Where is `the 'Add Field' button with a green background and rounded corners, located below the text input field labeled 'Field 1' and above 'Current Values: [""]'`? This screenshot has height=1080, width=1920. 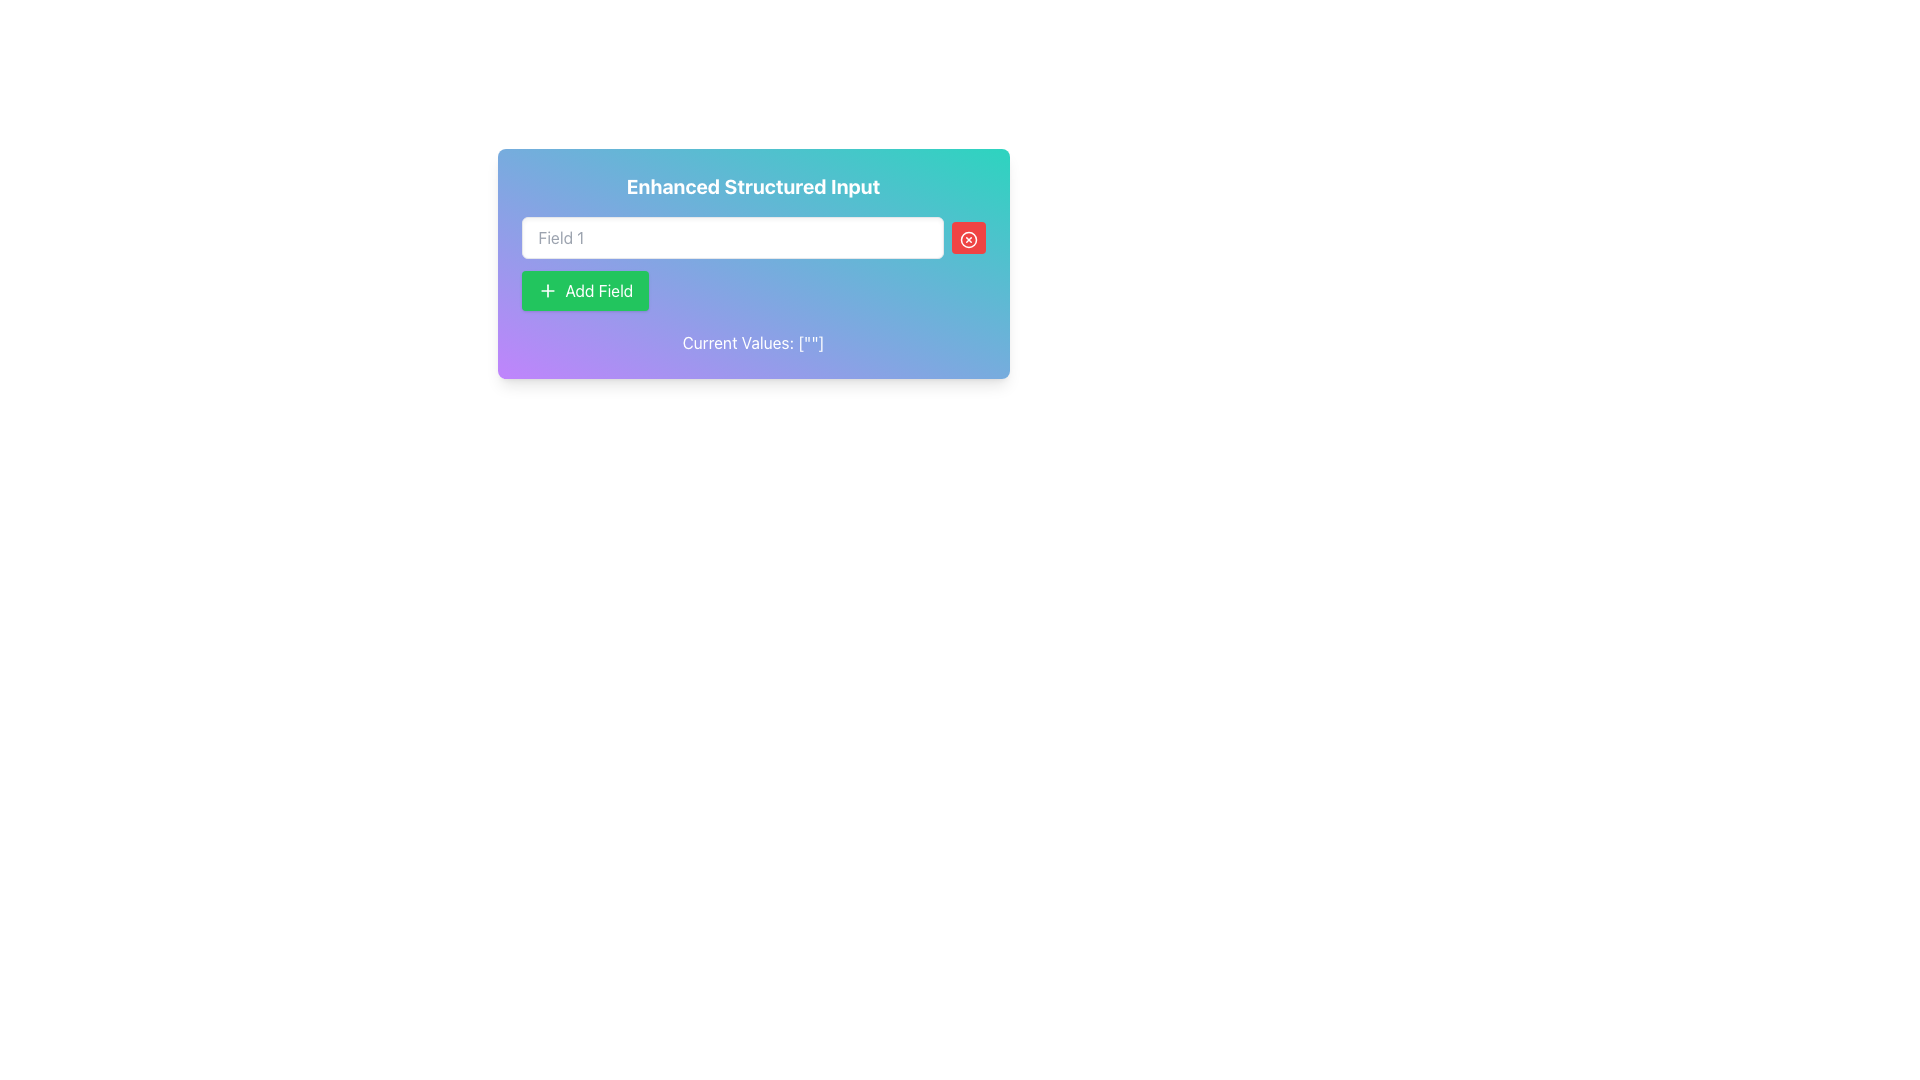
the 'Add Field' button with a green background and rounded corners, located below the text input field labeled 'Field 1' and above 'Current Values: [""]' is located at coordinates (584, 290).